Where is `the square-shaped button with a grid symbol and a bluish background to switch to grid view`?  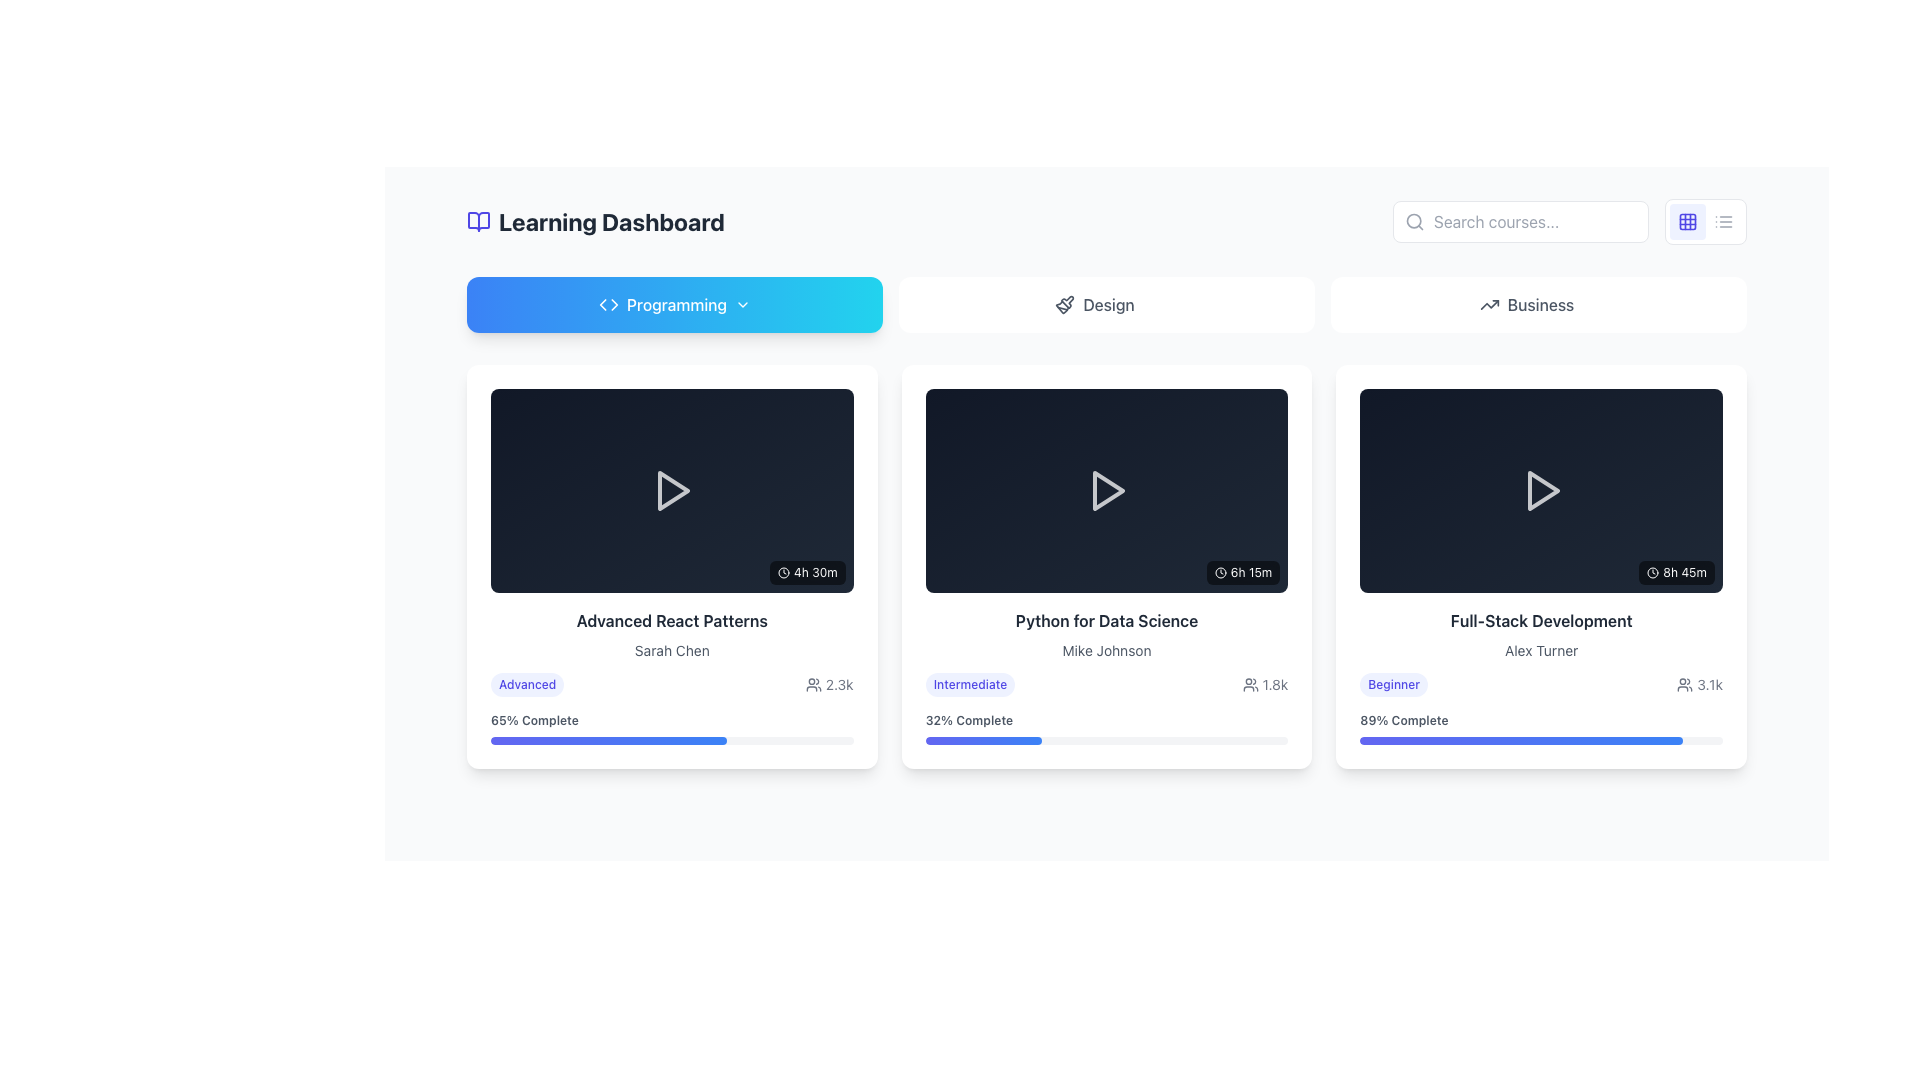
the square-shaped button with a grid symbol and a bluish background to switch to grid view is located at coordinates (1687, 222).